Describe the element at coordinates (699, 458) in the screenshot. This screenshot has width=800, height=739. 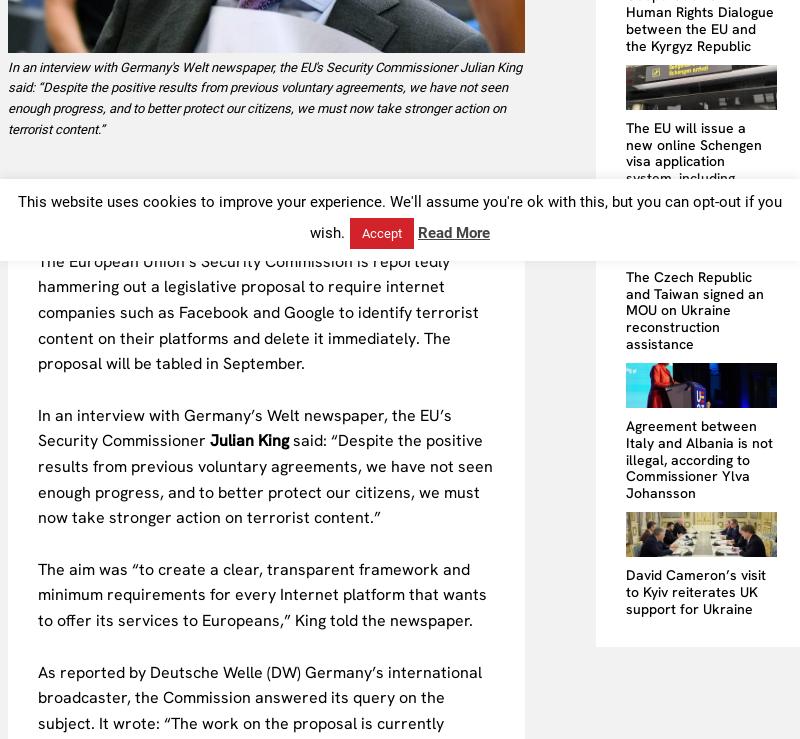
I see `'Agreement between Italy and Albania is not illegal, according to Commissioner Ylva Johansson'` at that location.